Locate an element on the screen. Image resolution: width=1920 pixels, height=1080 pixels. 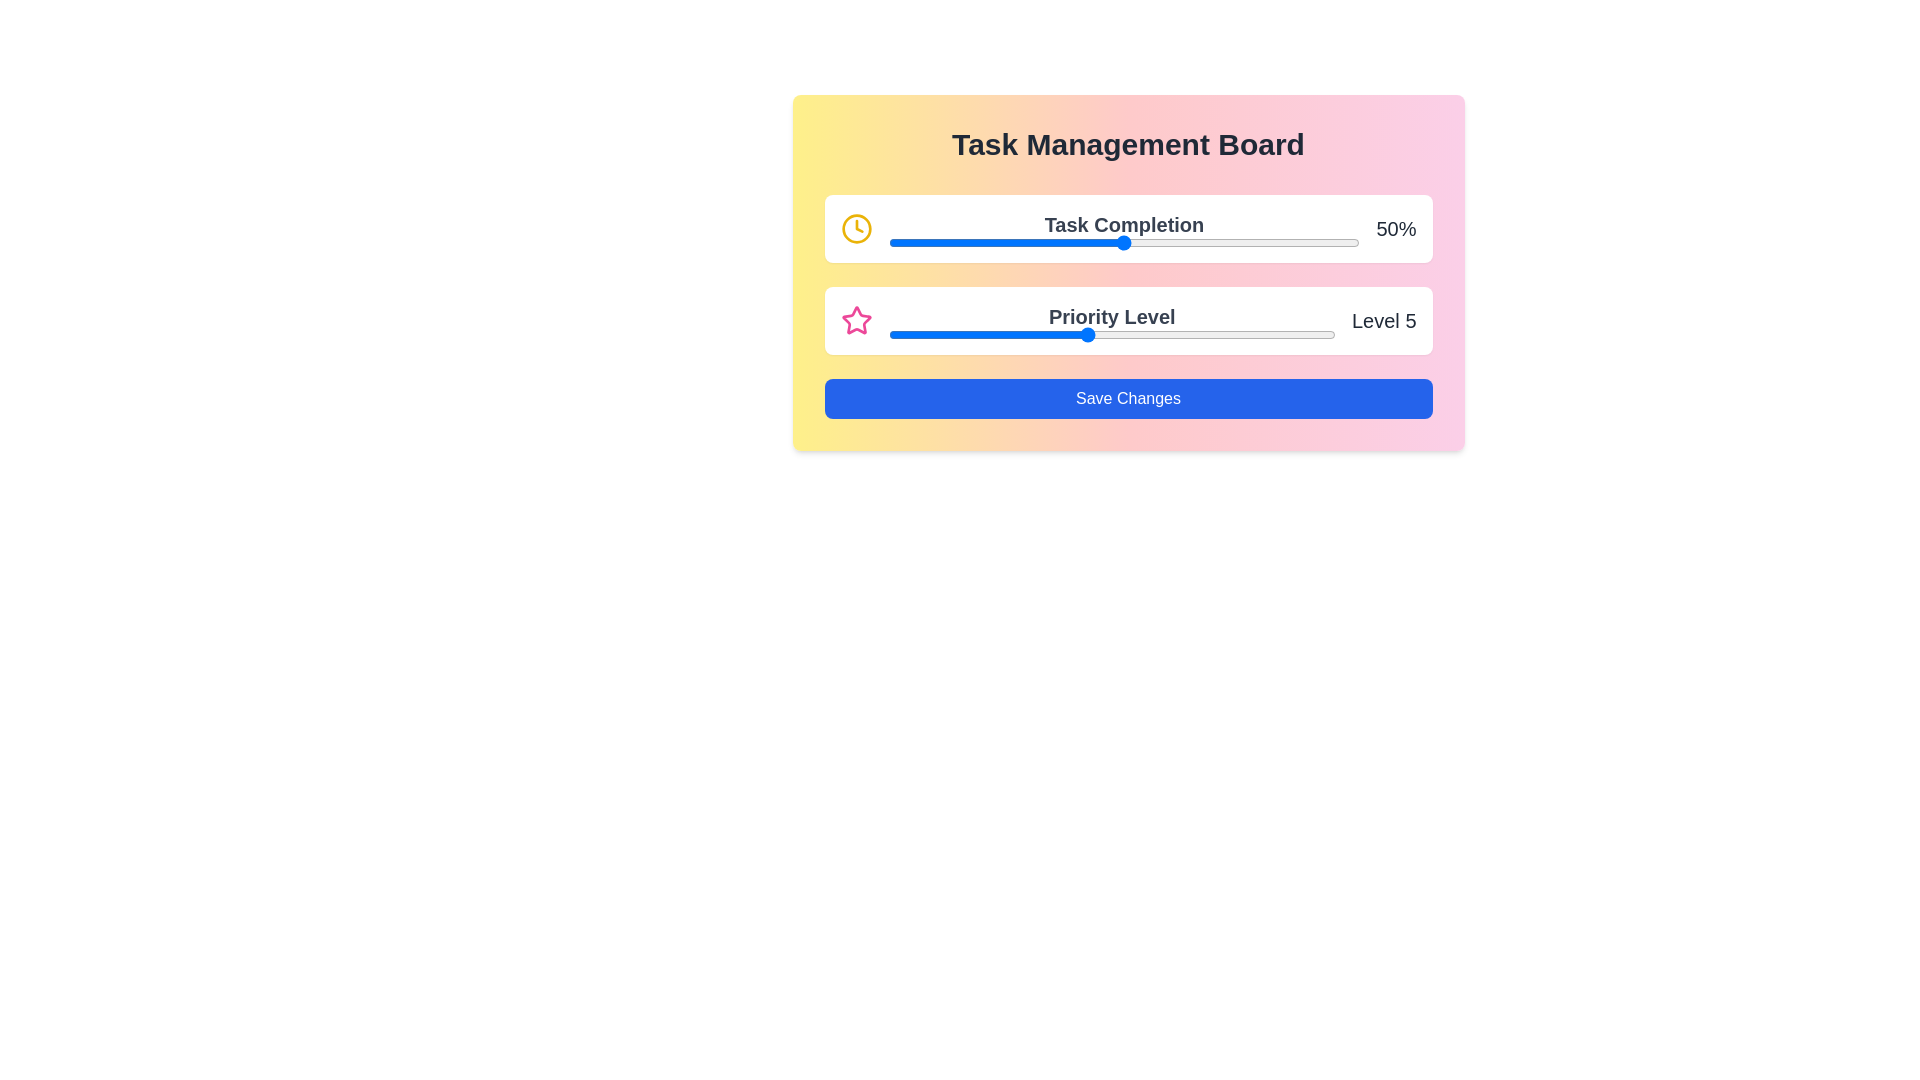
the task completion slider is located at coordinates (911, 242).